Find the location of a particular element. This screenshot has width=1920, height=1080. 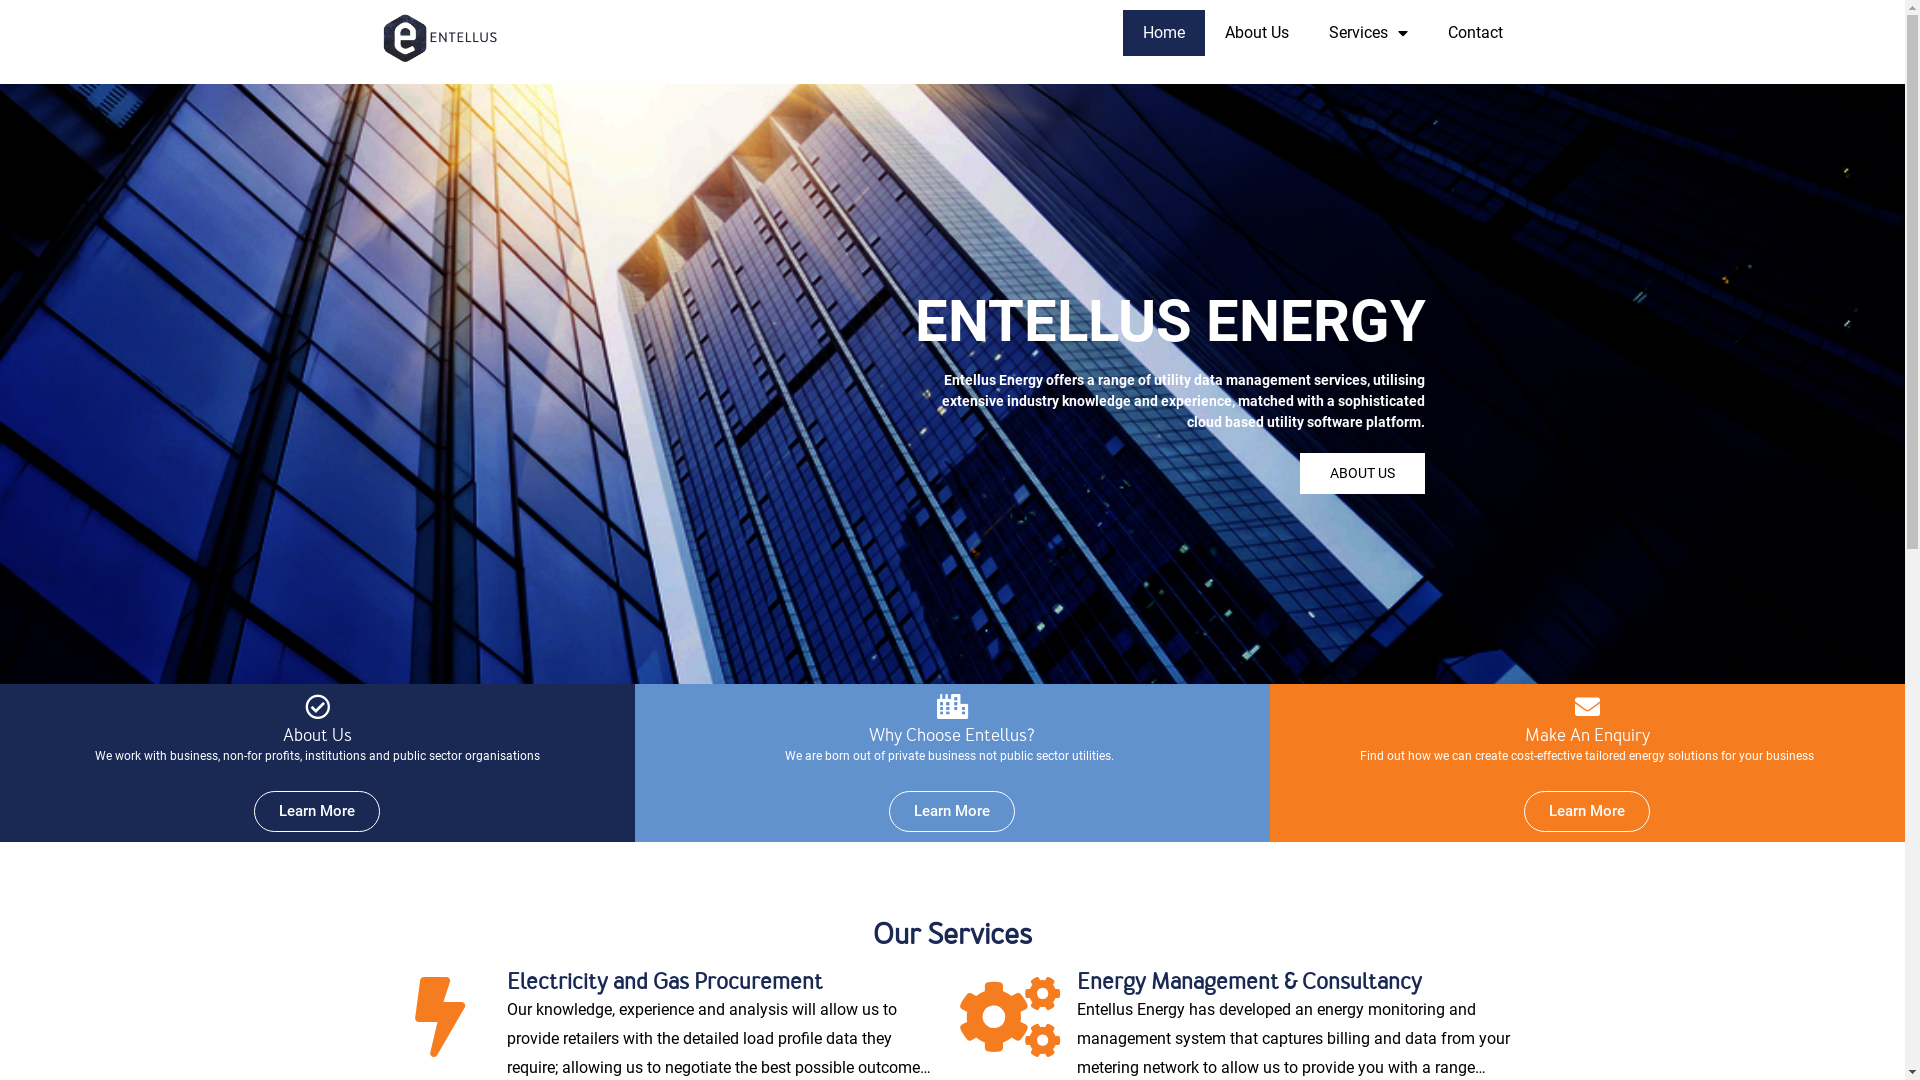

'ABOUT US' is located at coordinates (1361, 473).